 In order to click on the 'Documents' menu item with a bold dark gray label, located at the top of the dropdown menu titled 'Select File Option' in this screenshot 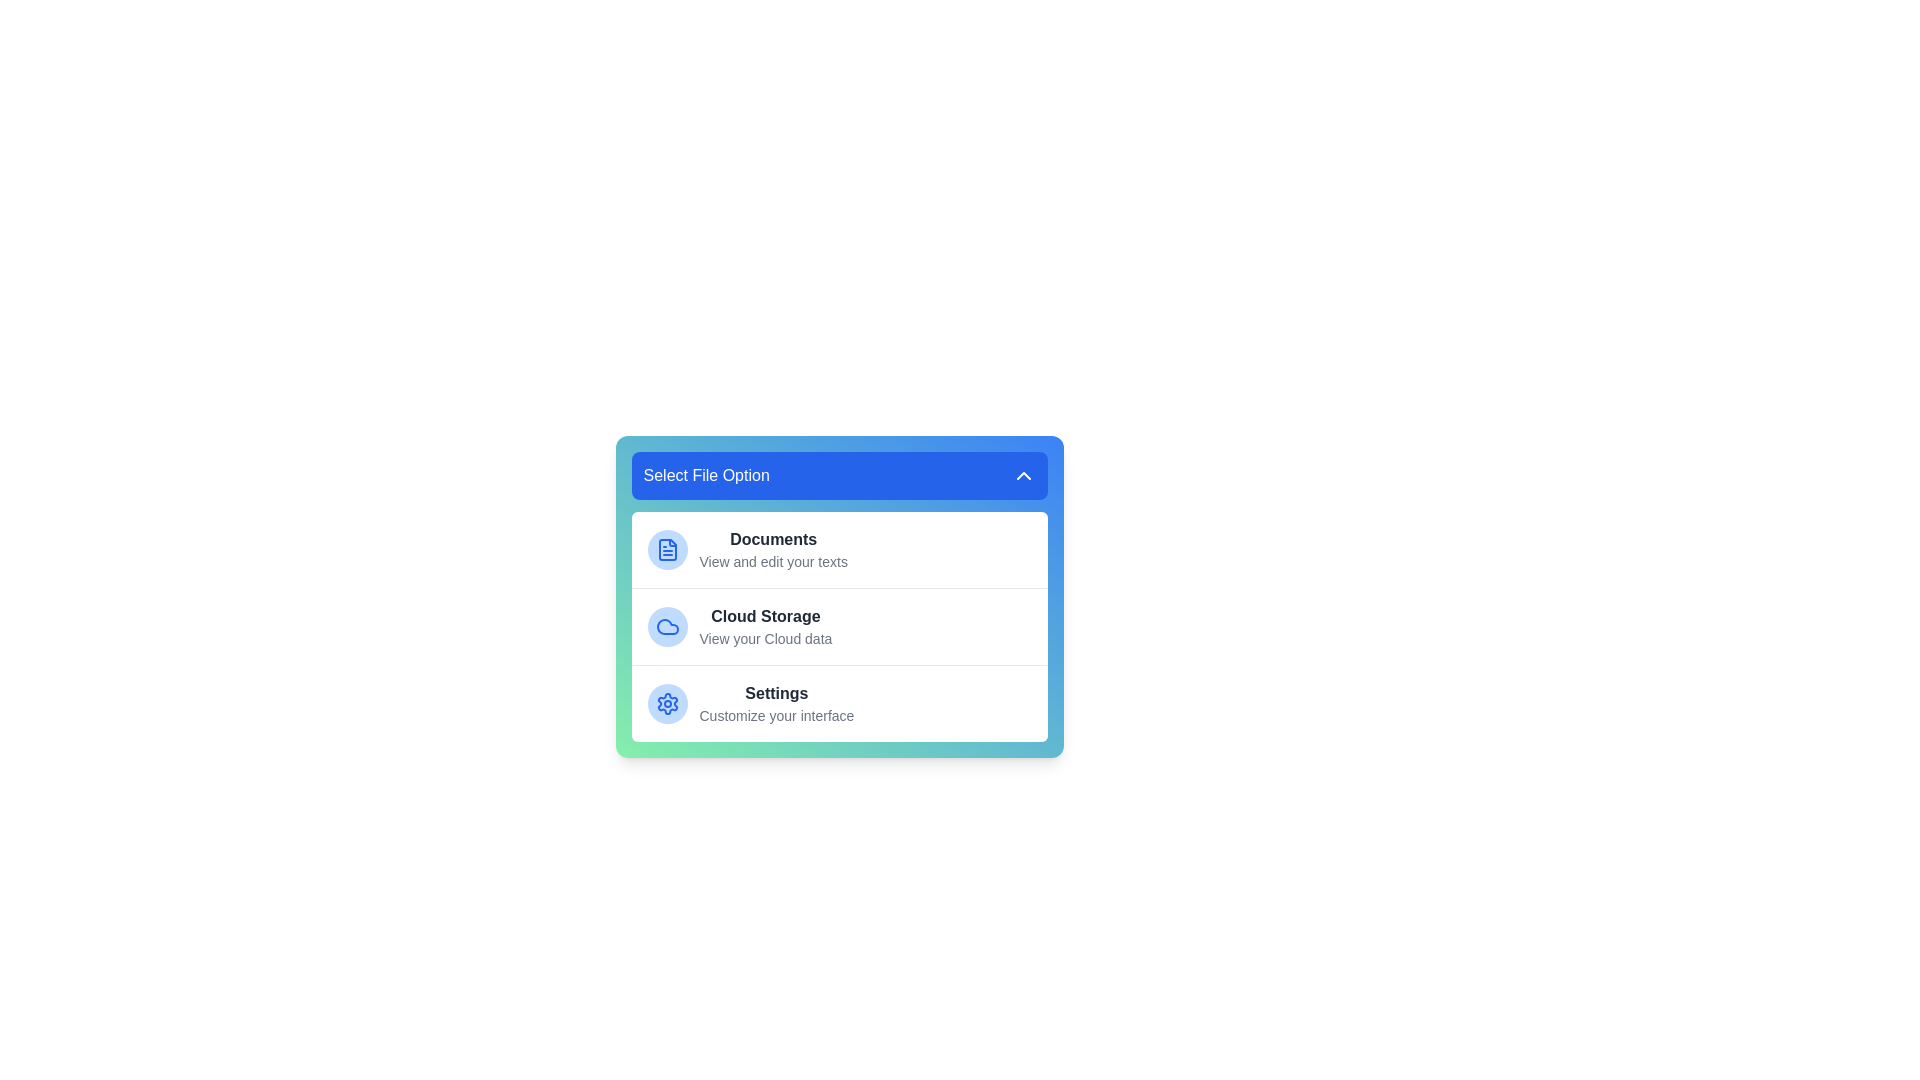, I will do `click(839, 550)`.